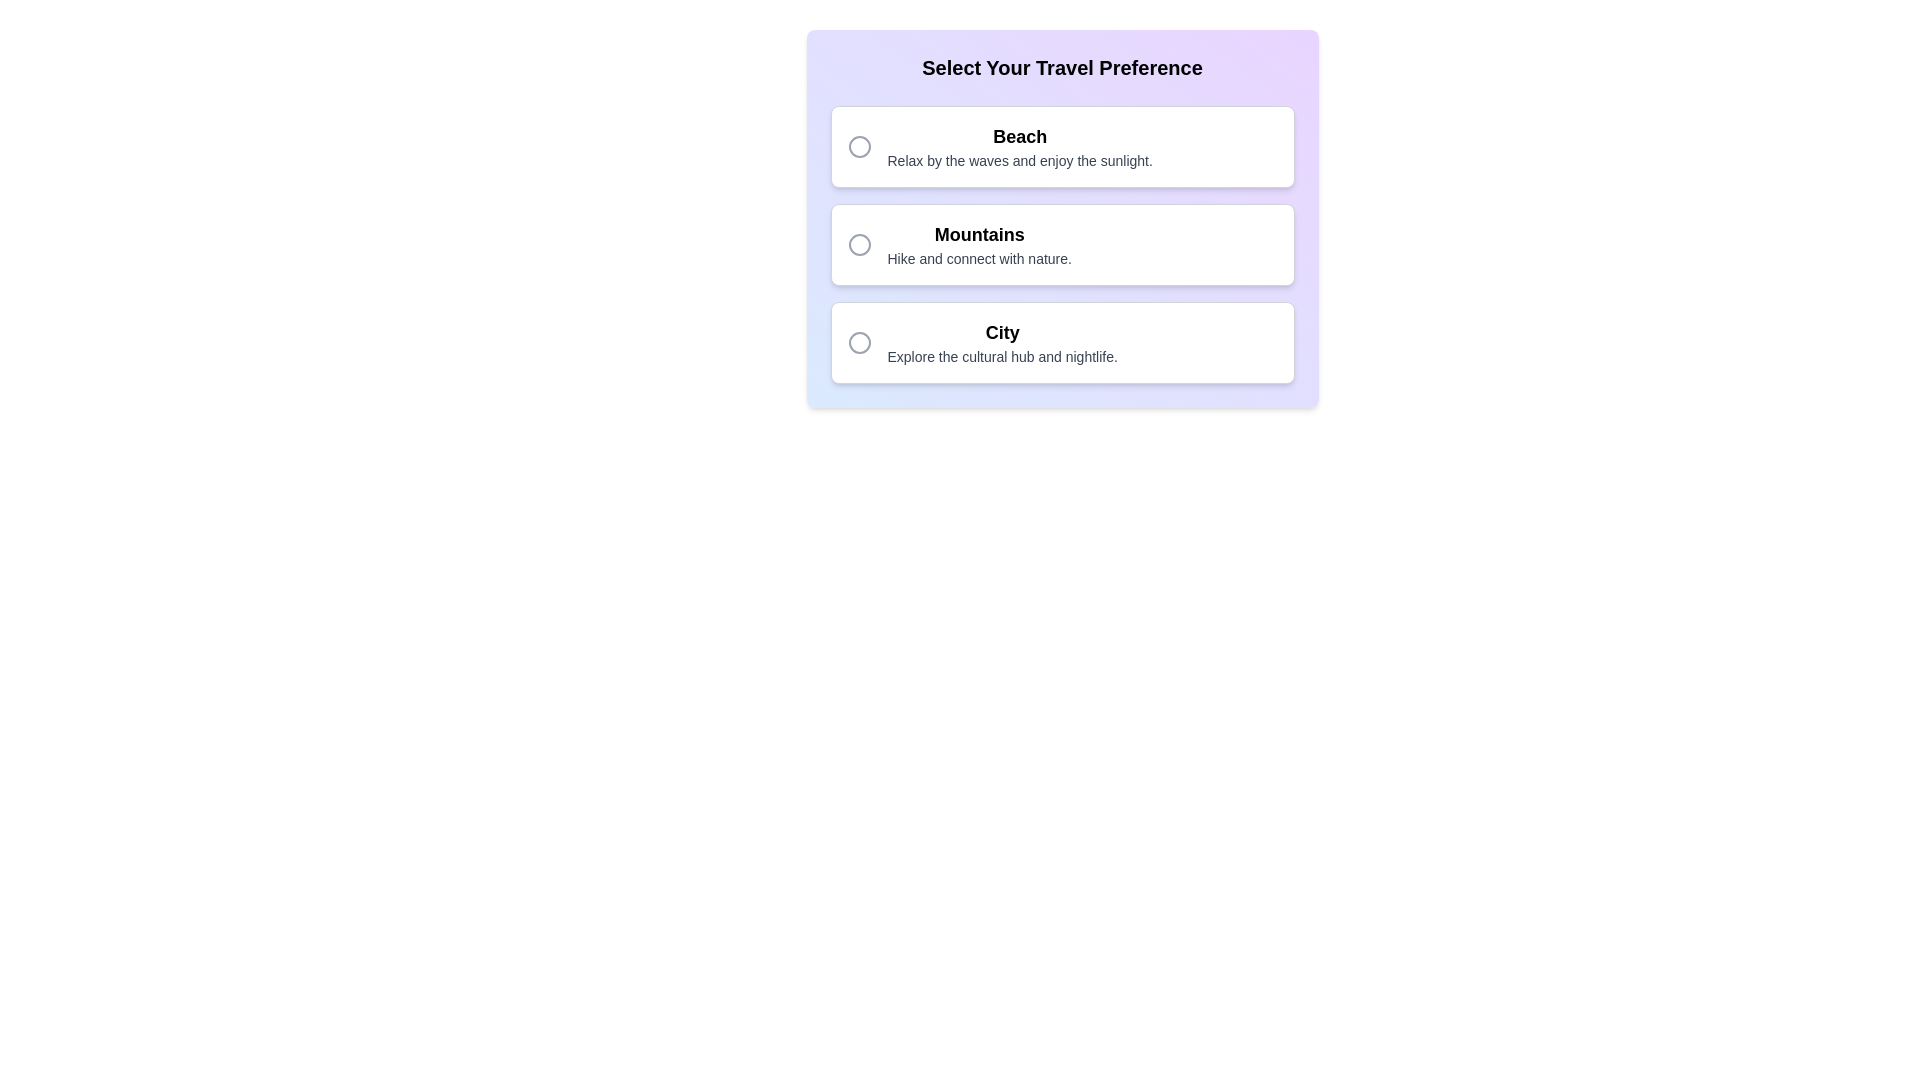 This screenshot has height=1080, width=1920. Describe the element at coordinates (1061, 67) in the screenshot. I see `the static text heading that reads 'Select Your Travel Preference', which is bold and centered at the top of the card-like section` at that location.